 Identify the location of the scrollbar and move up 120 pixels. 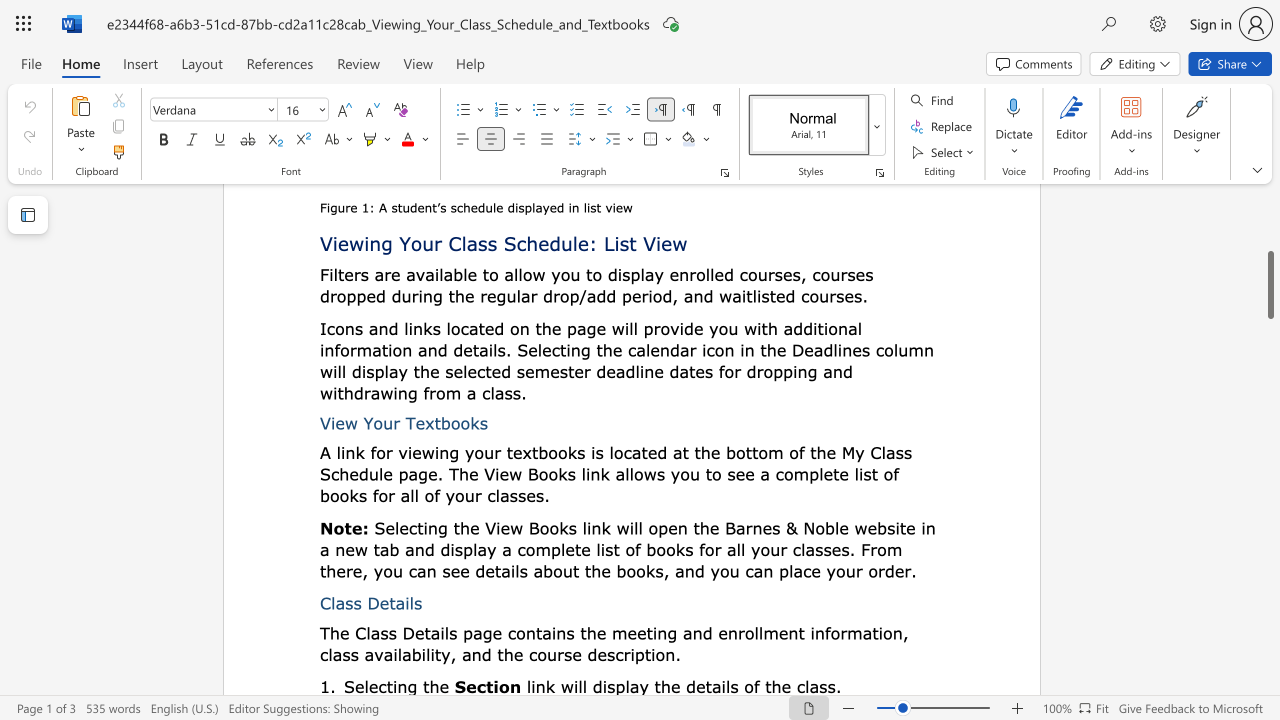
(1269, 285).